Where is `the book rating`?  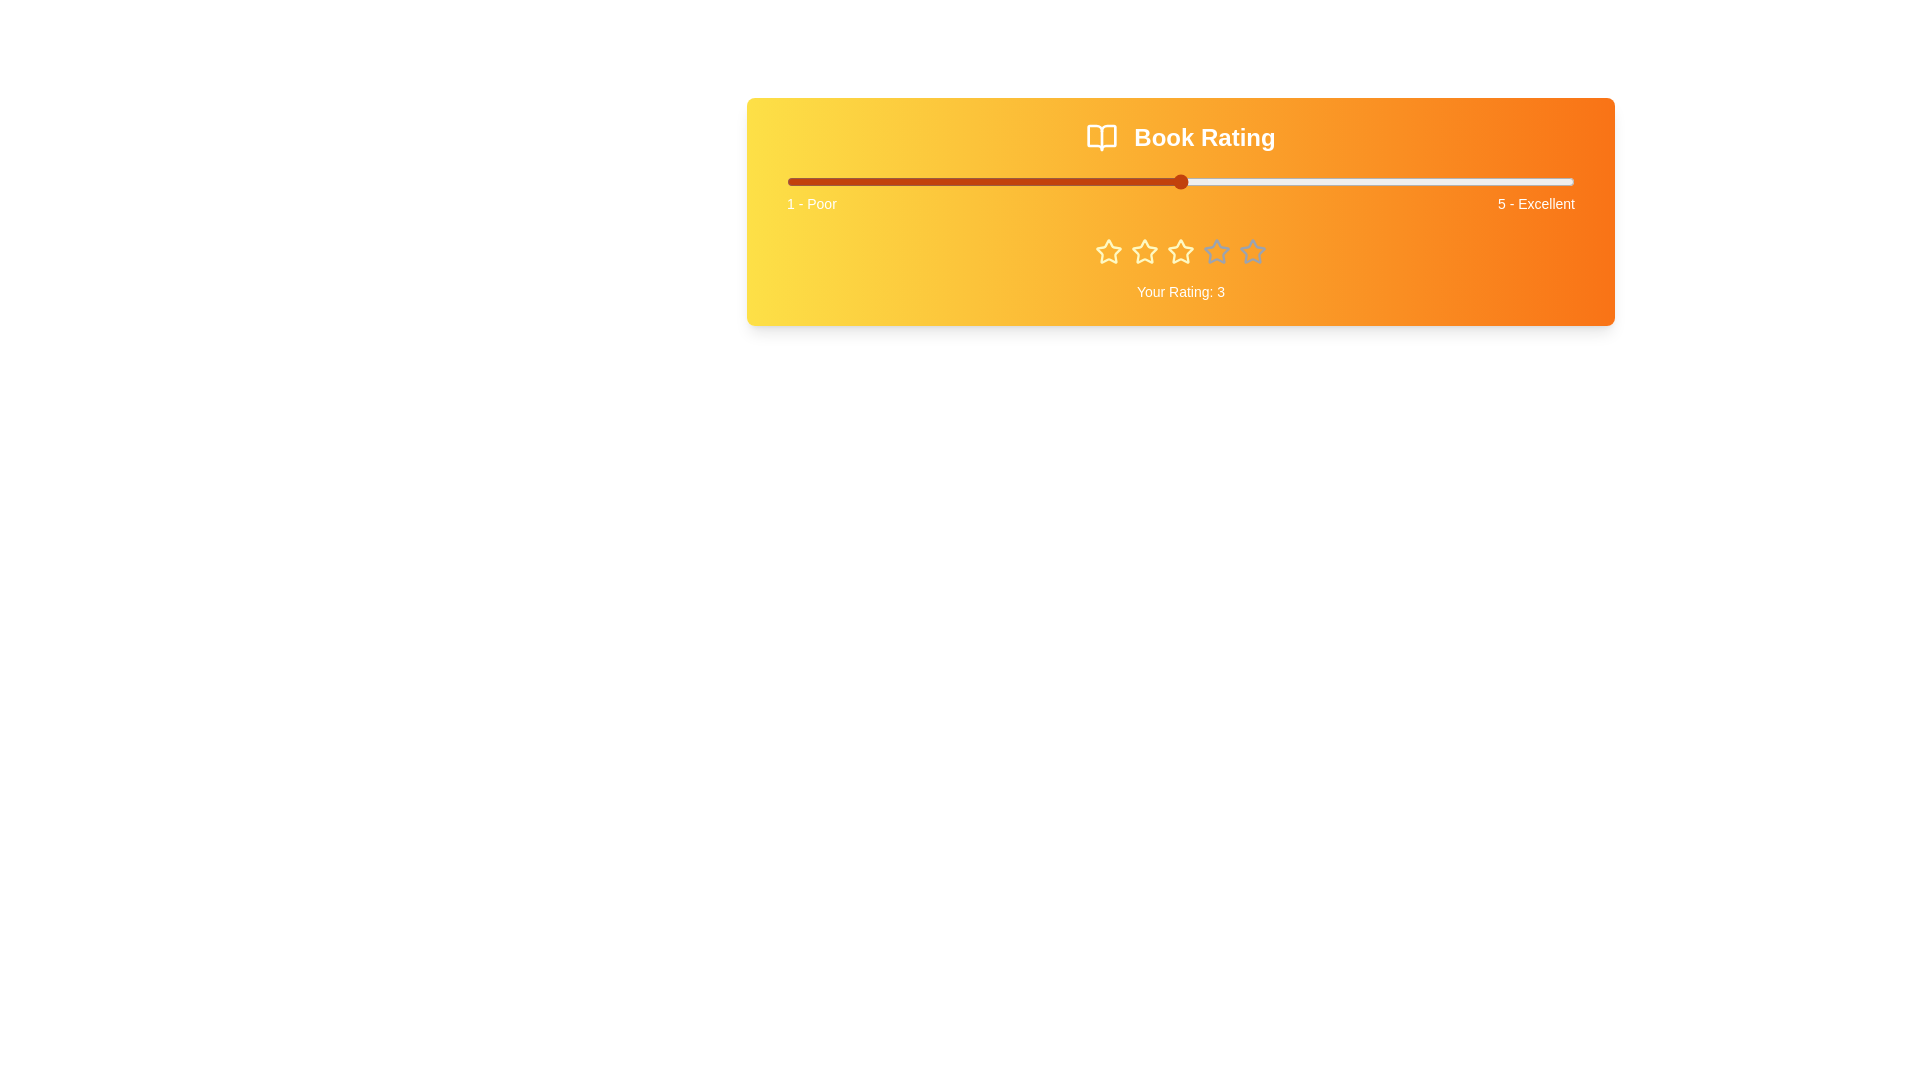 the book rating is located at coordinates (1376, 181).